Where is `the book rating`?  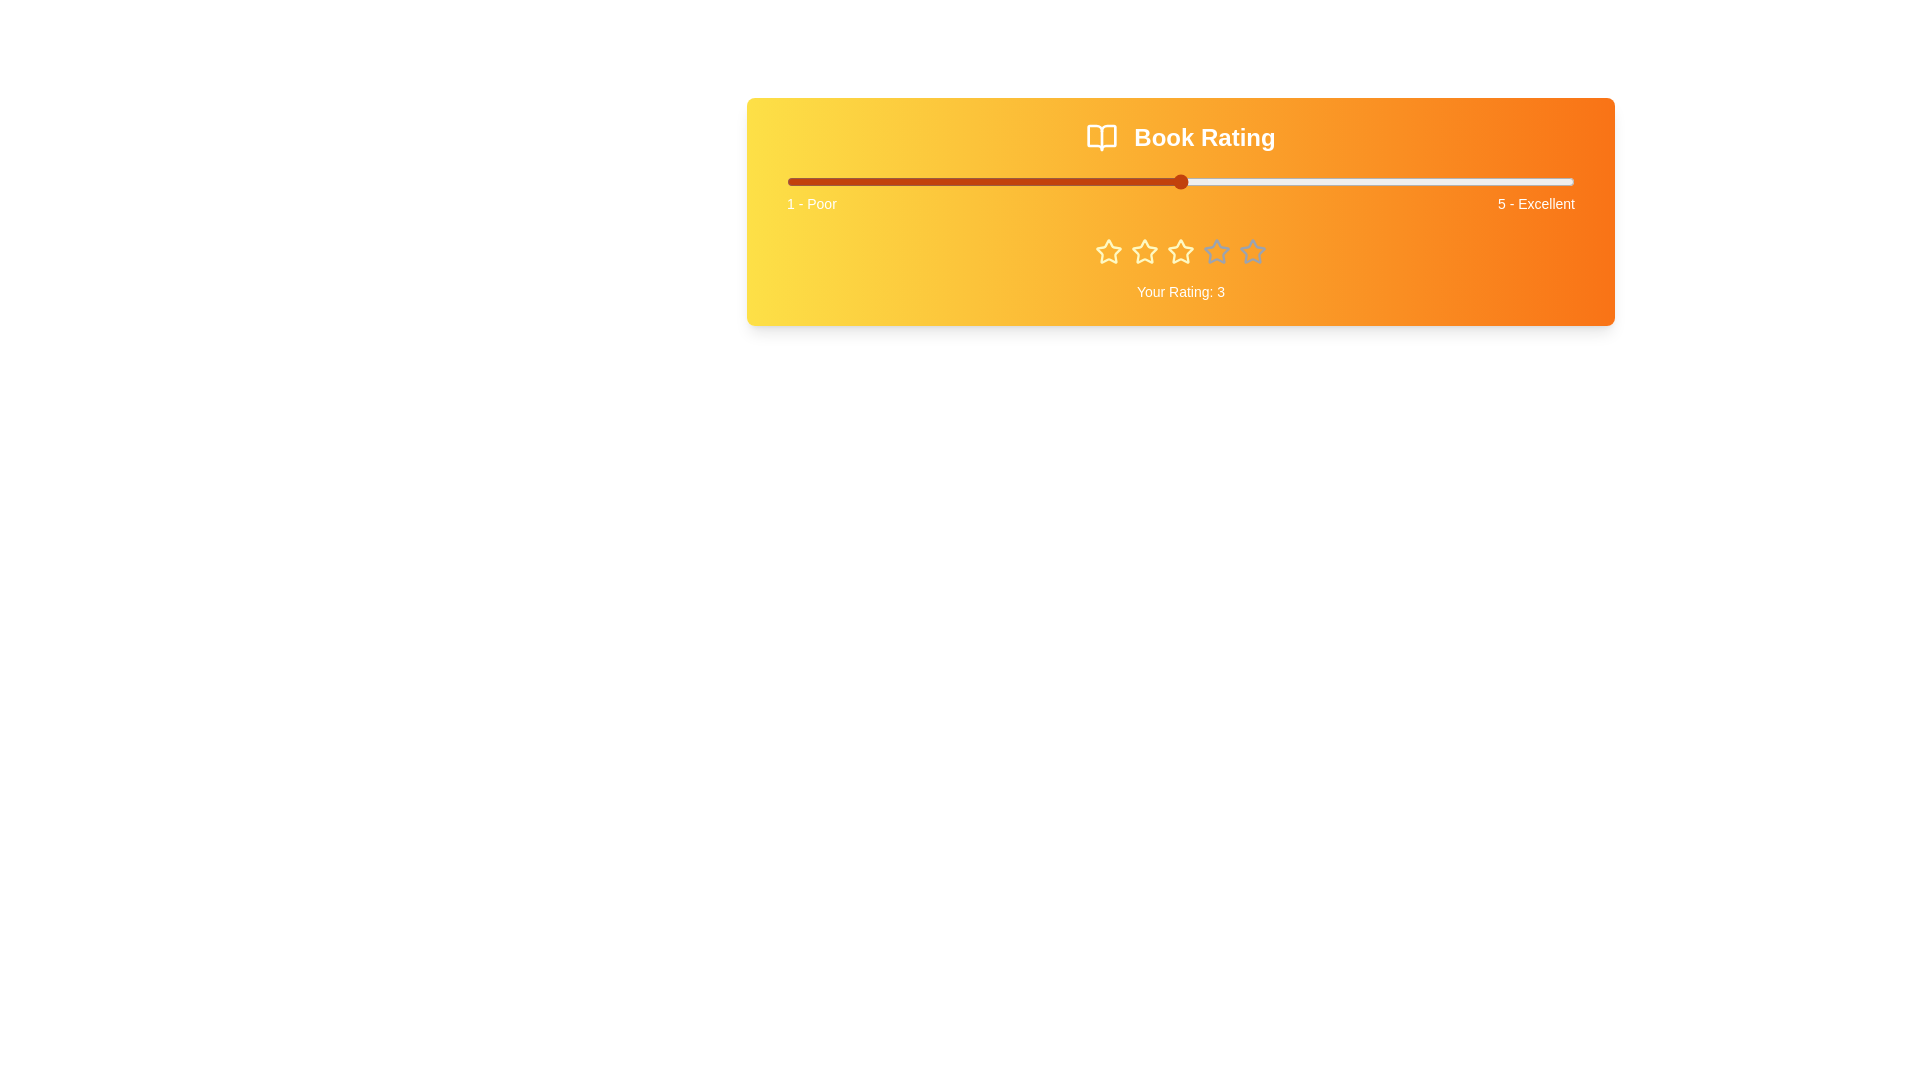 the book rating is located at coordinates (1376, 181).